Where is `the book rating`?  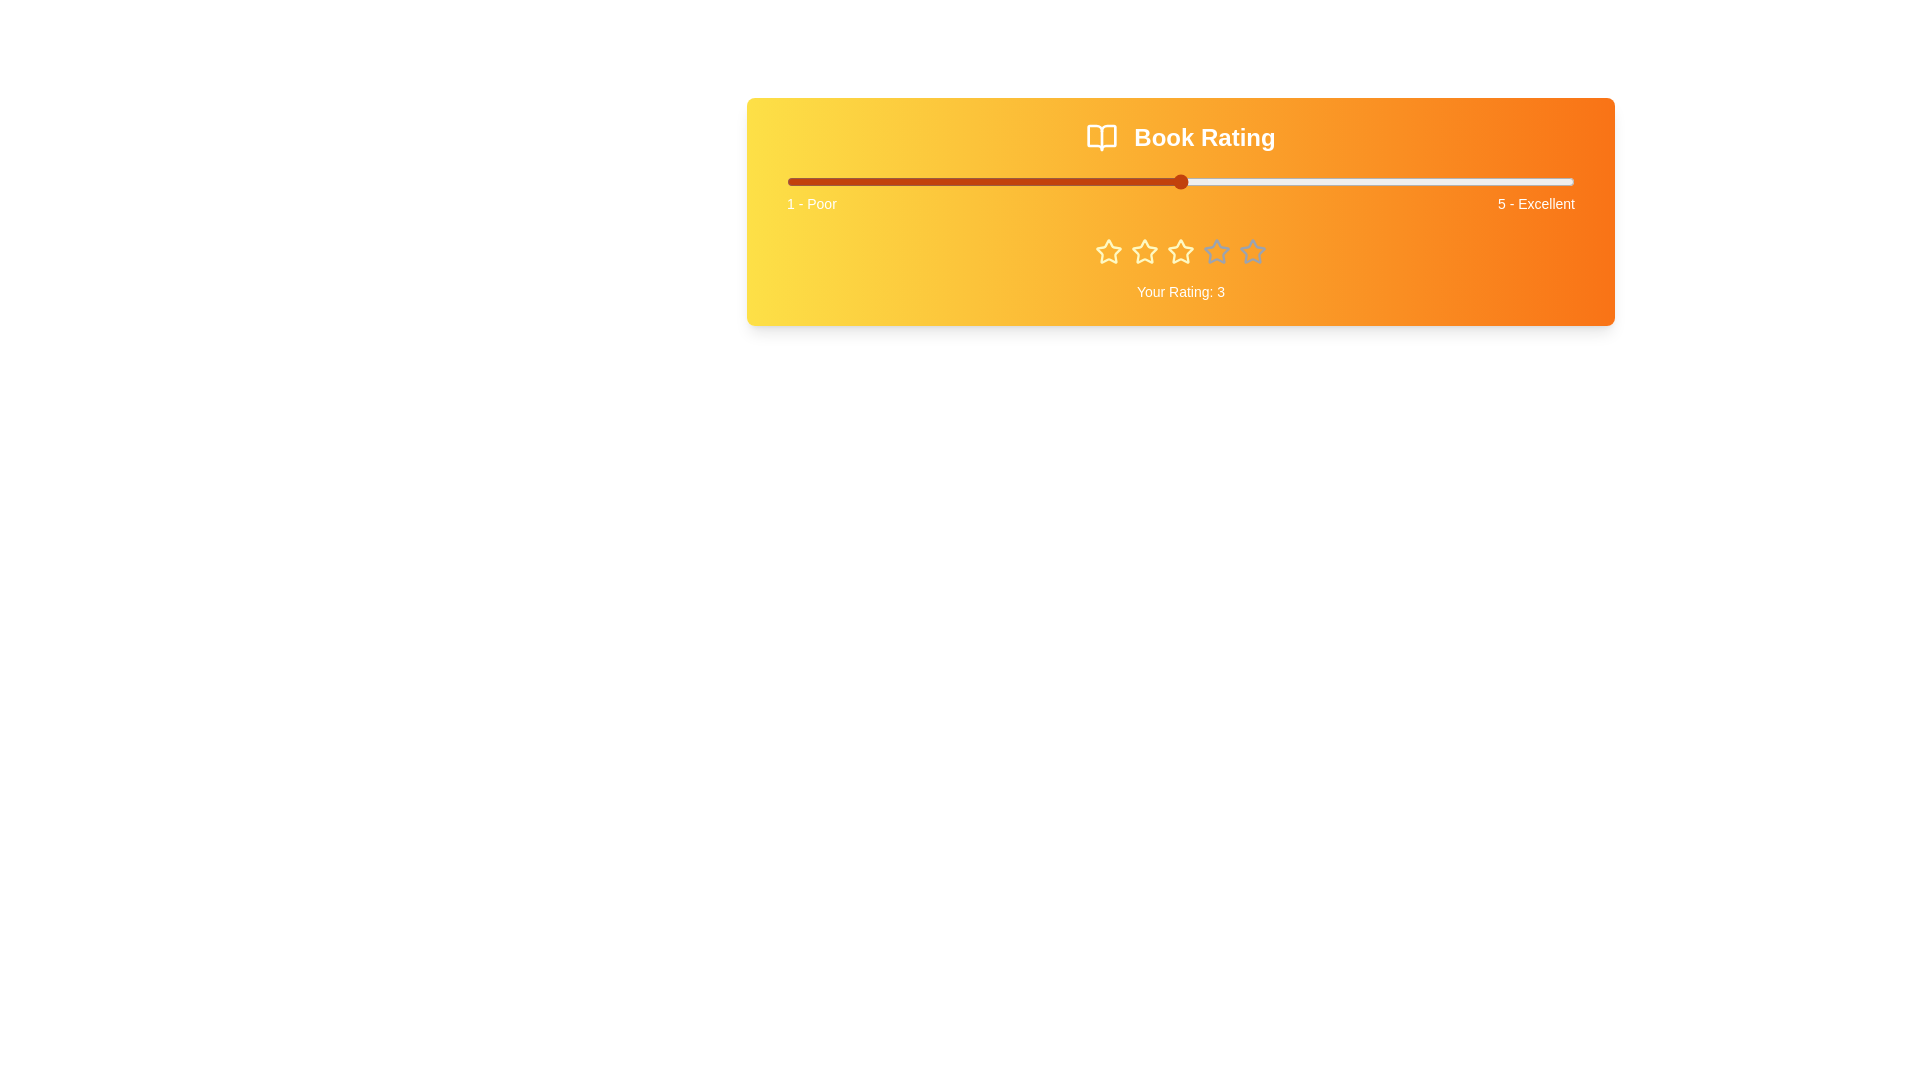 the book rating is located at coordinates (1376, 181).